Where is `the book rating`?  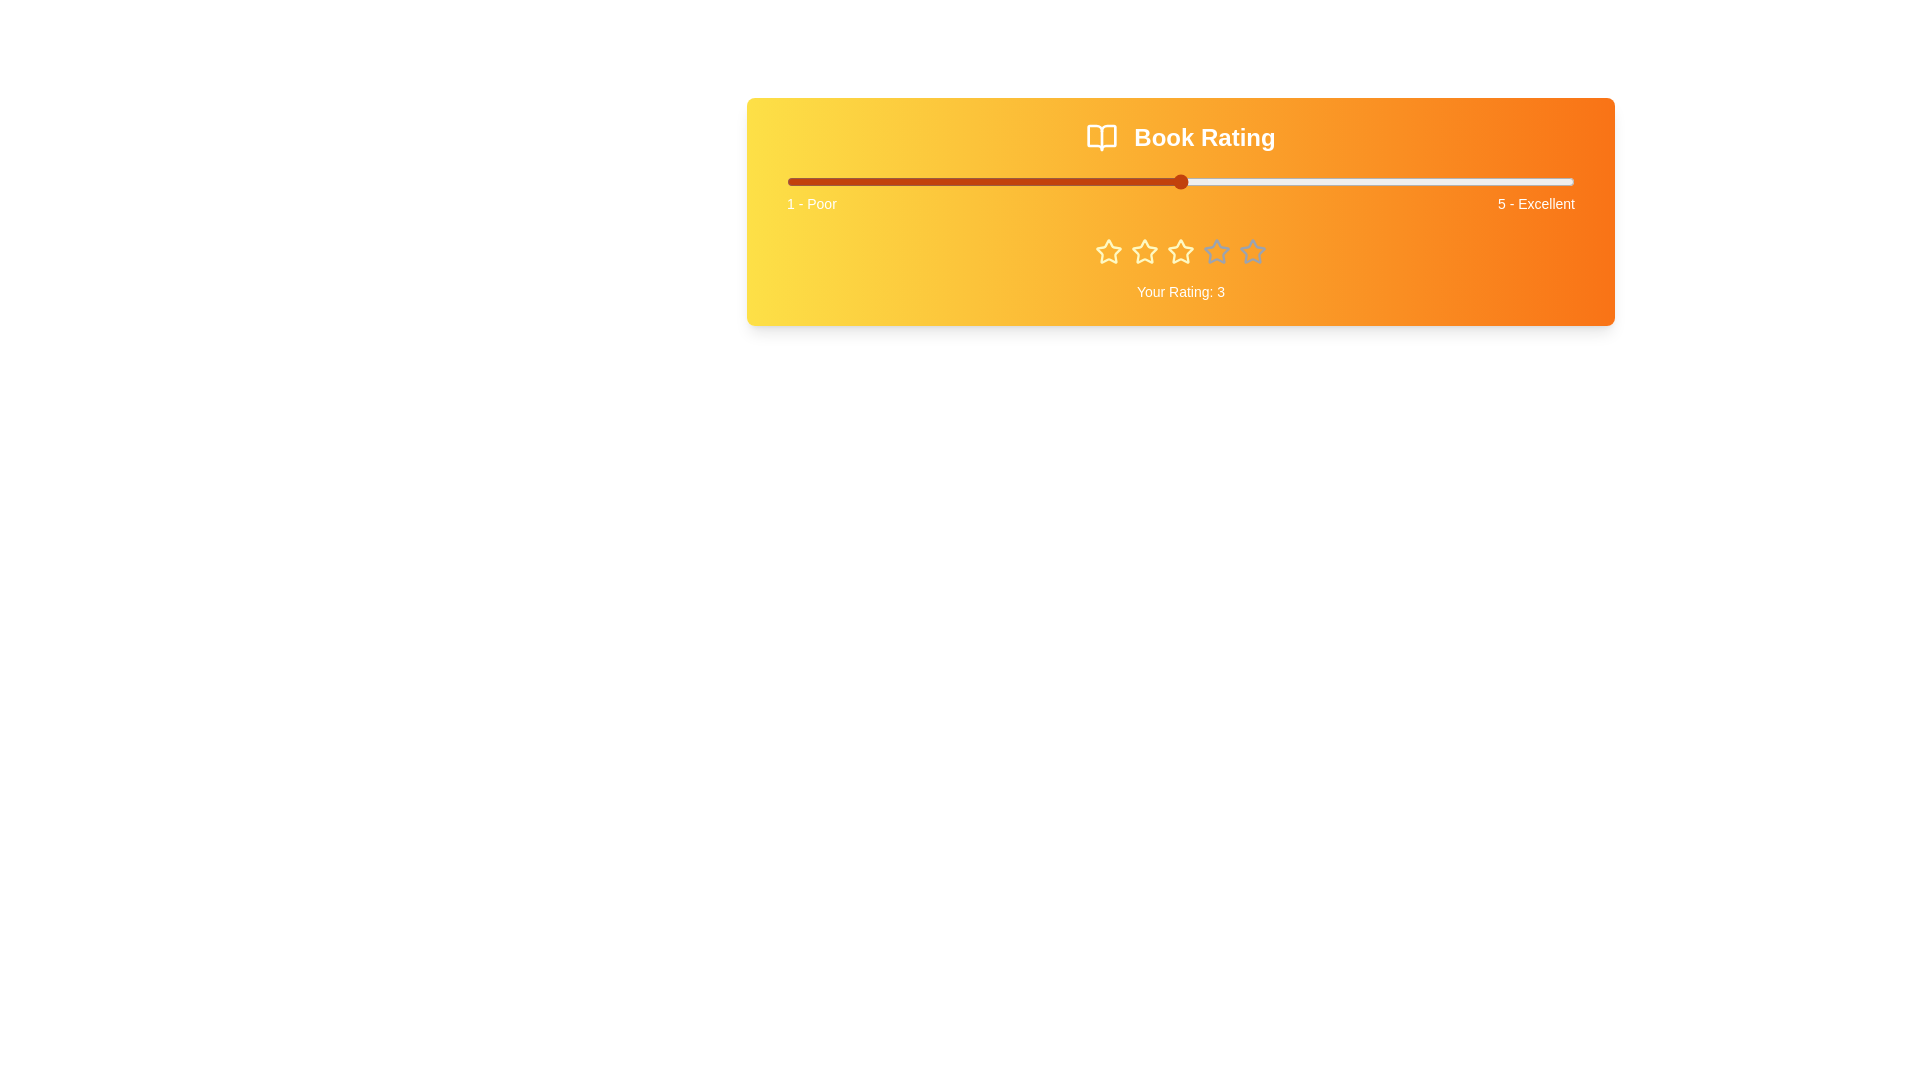 the book rating is located at coordinates (1376, 181).